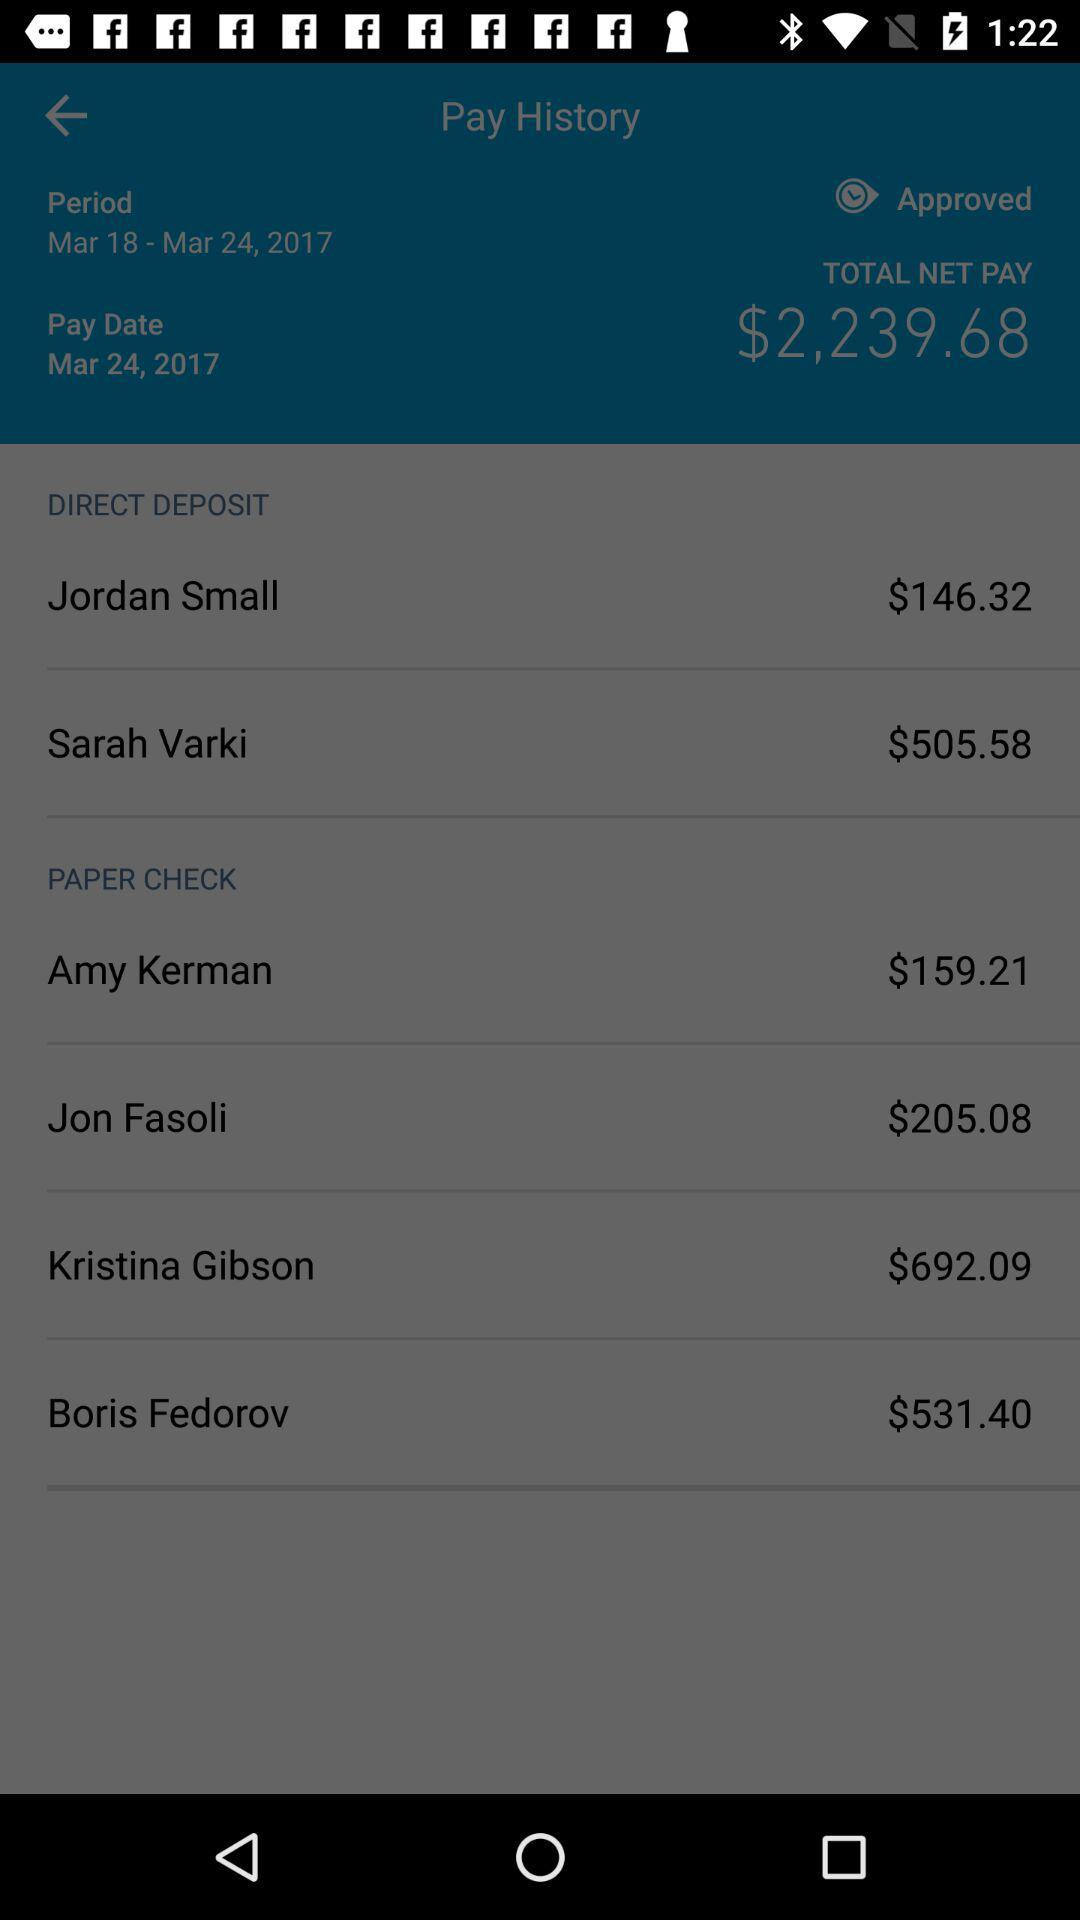 This screenshot has width=1080, height=1920. I want to click on the kristina gibson icon, so click(293, 1263).